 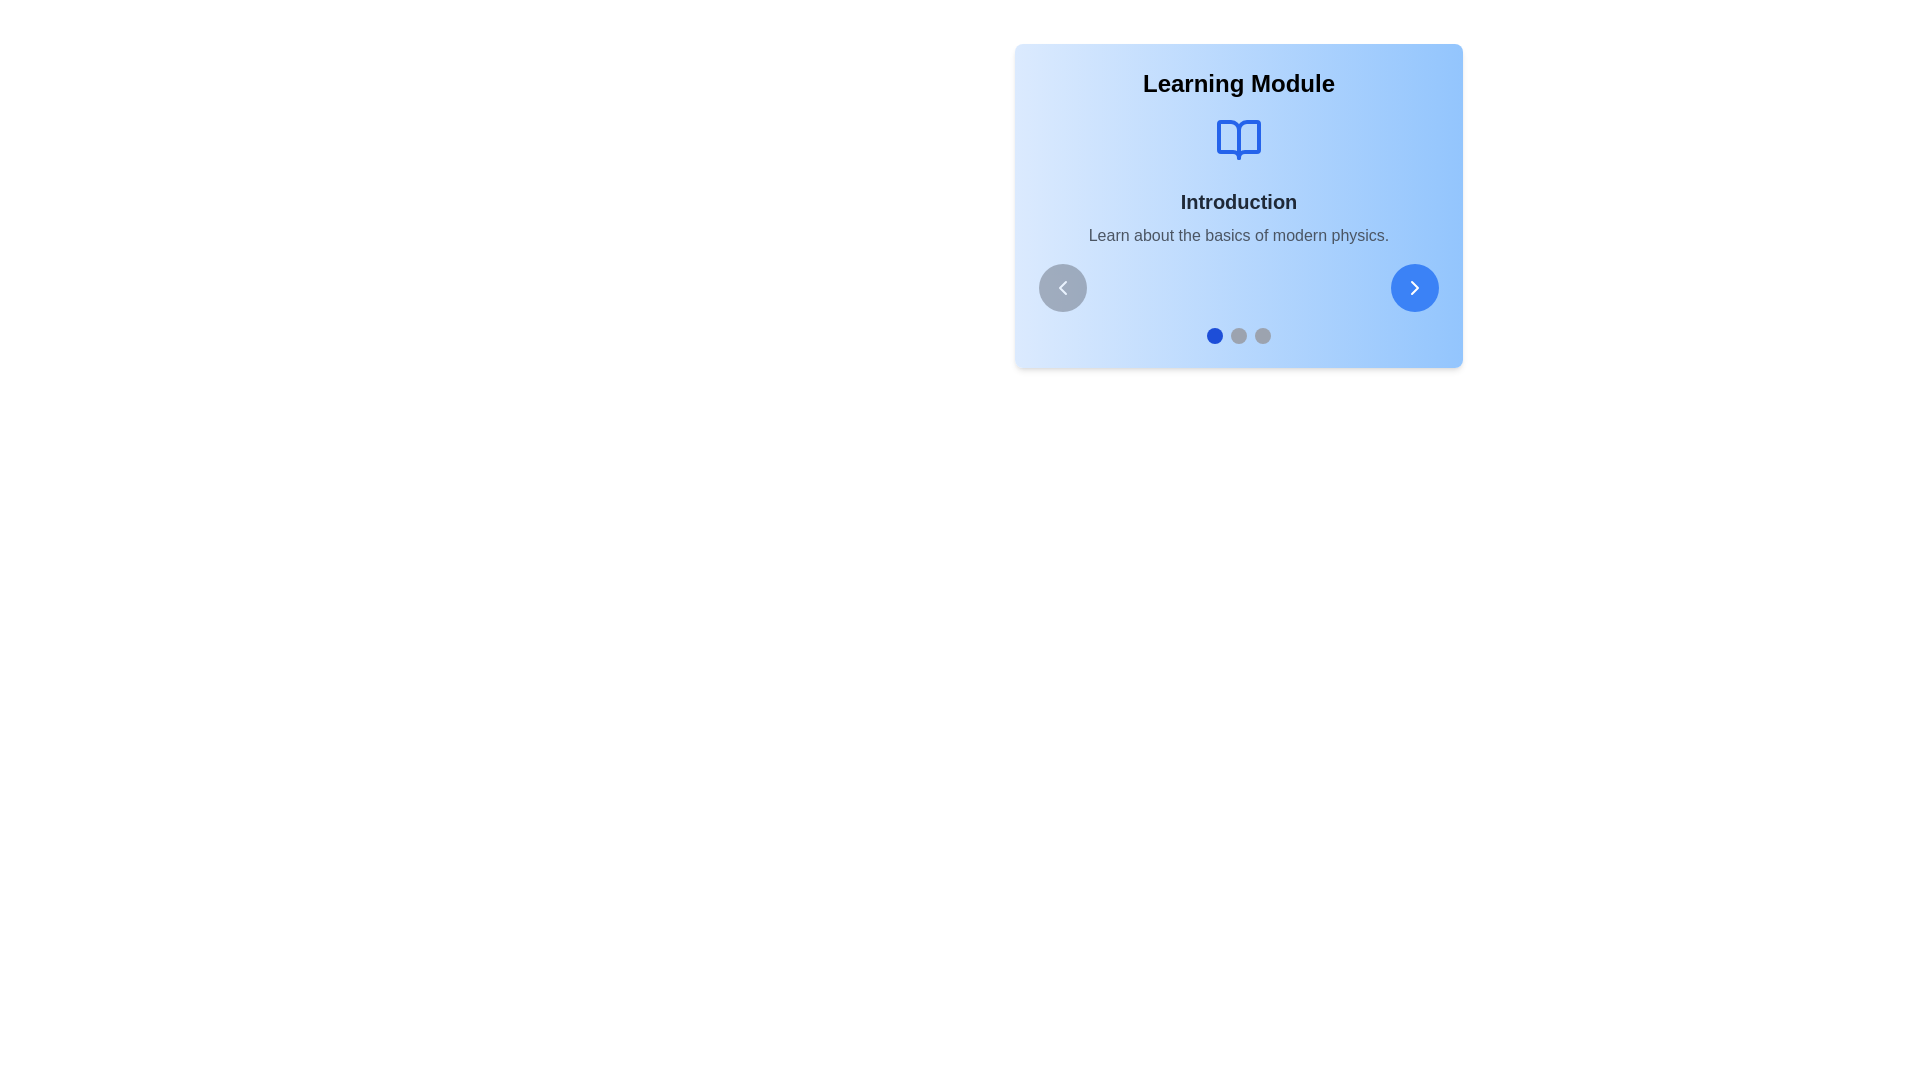 I want to click on the left-facing chevron icon within the circular button on the leftmost part of the card, so click(x=1061, y=288).